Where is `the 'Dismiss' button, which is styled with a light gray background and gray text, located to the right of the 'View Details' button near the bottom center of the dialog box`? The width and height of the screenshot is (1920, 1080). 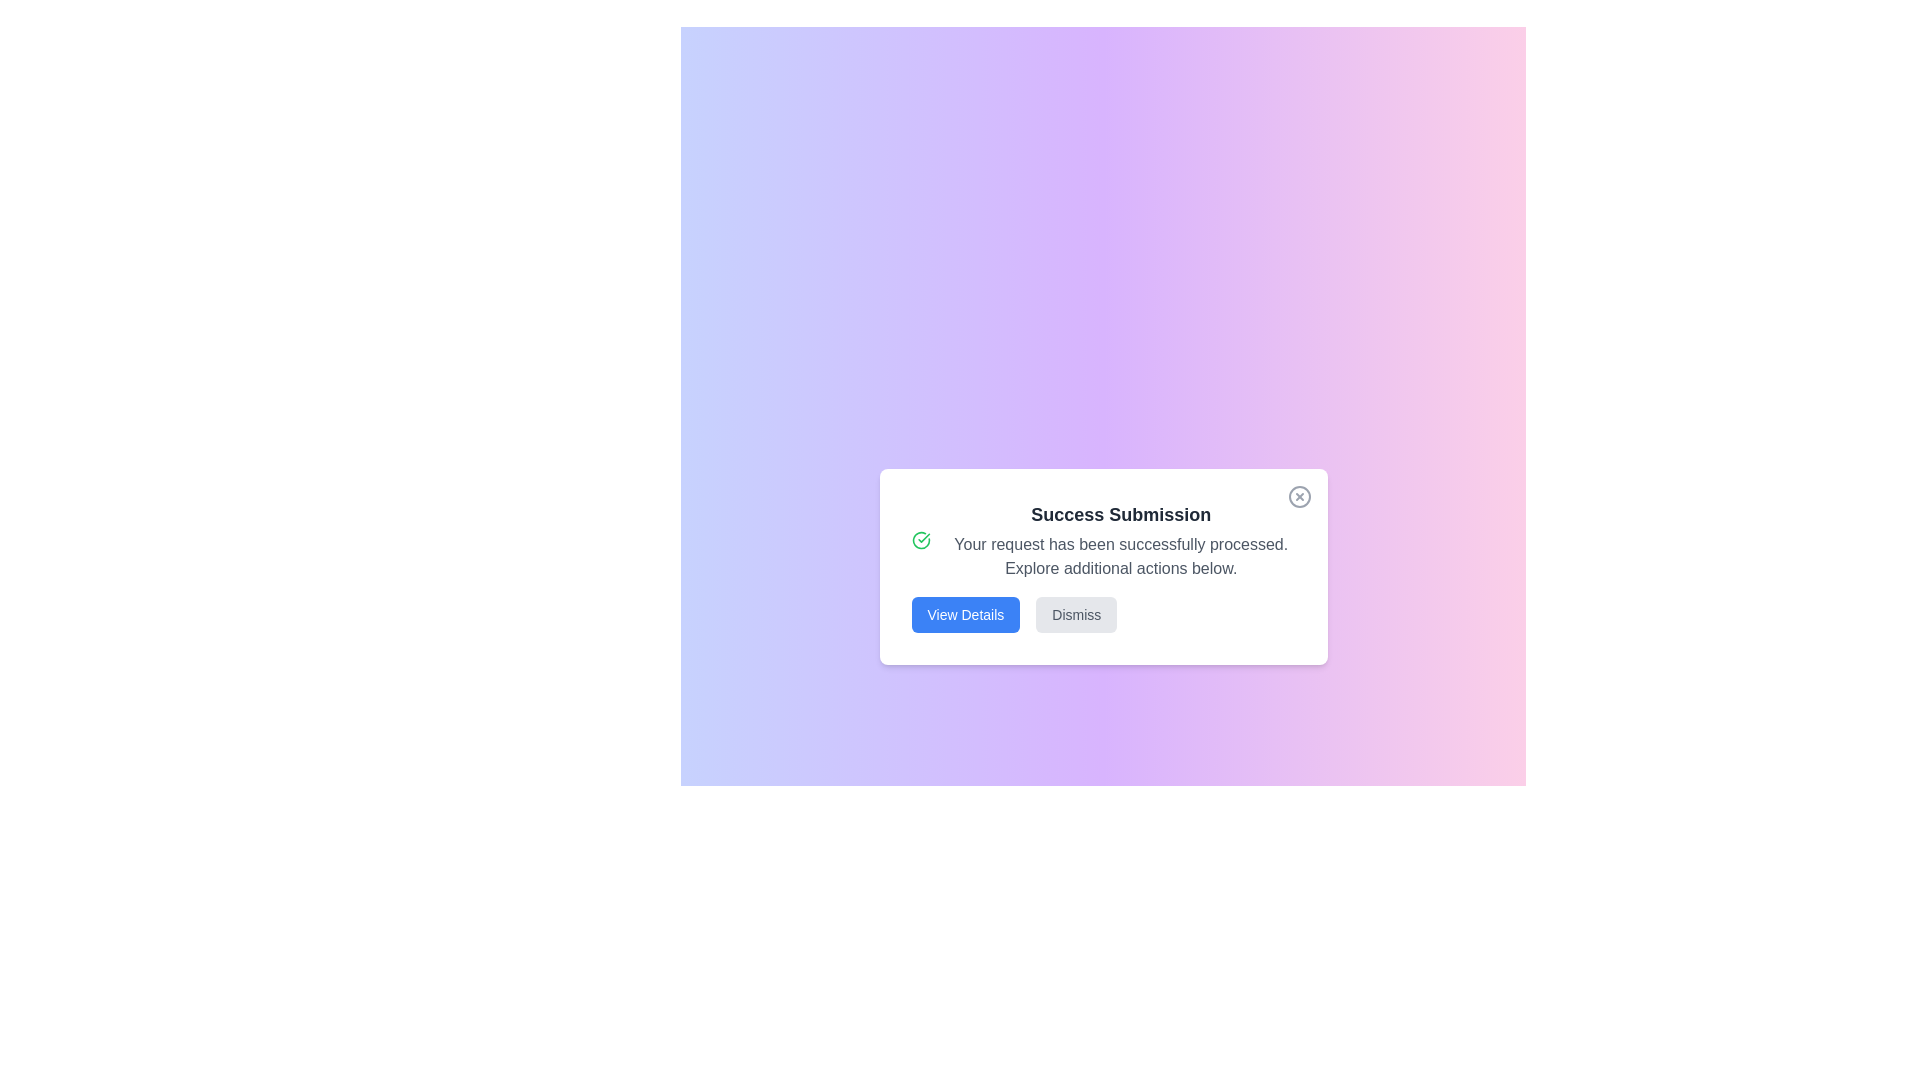
the 'Dismiss' button, which is styled with a light gray background and gray text, located to the right of the 'View Details' button near the bottom center of the dialog box is located at coordinates (1075, 613).